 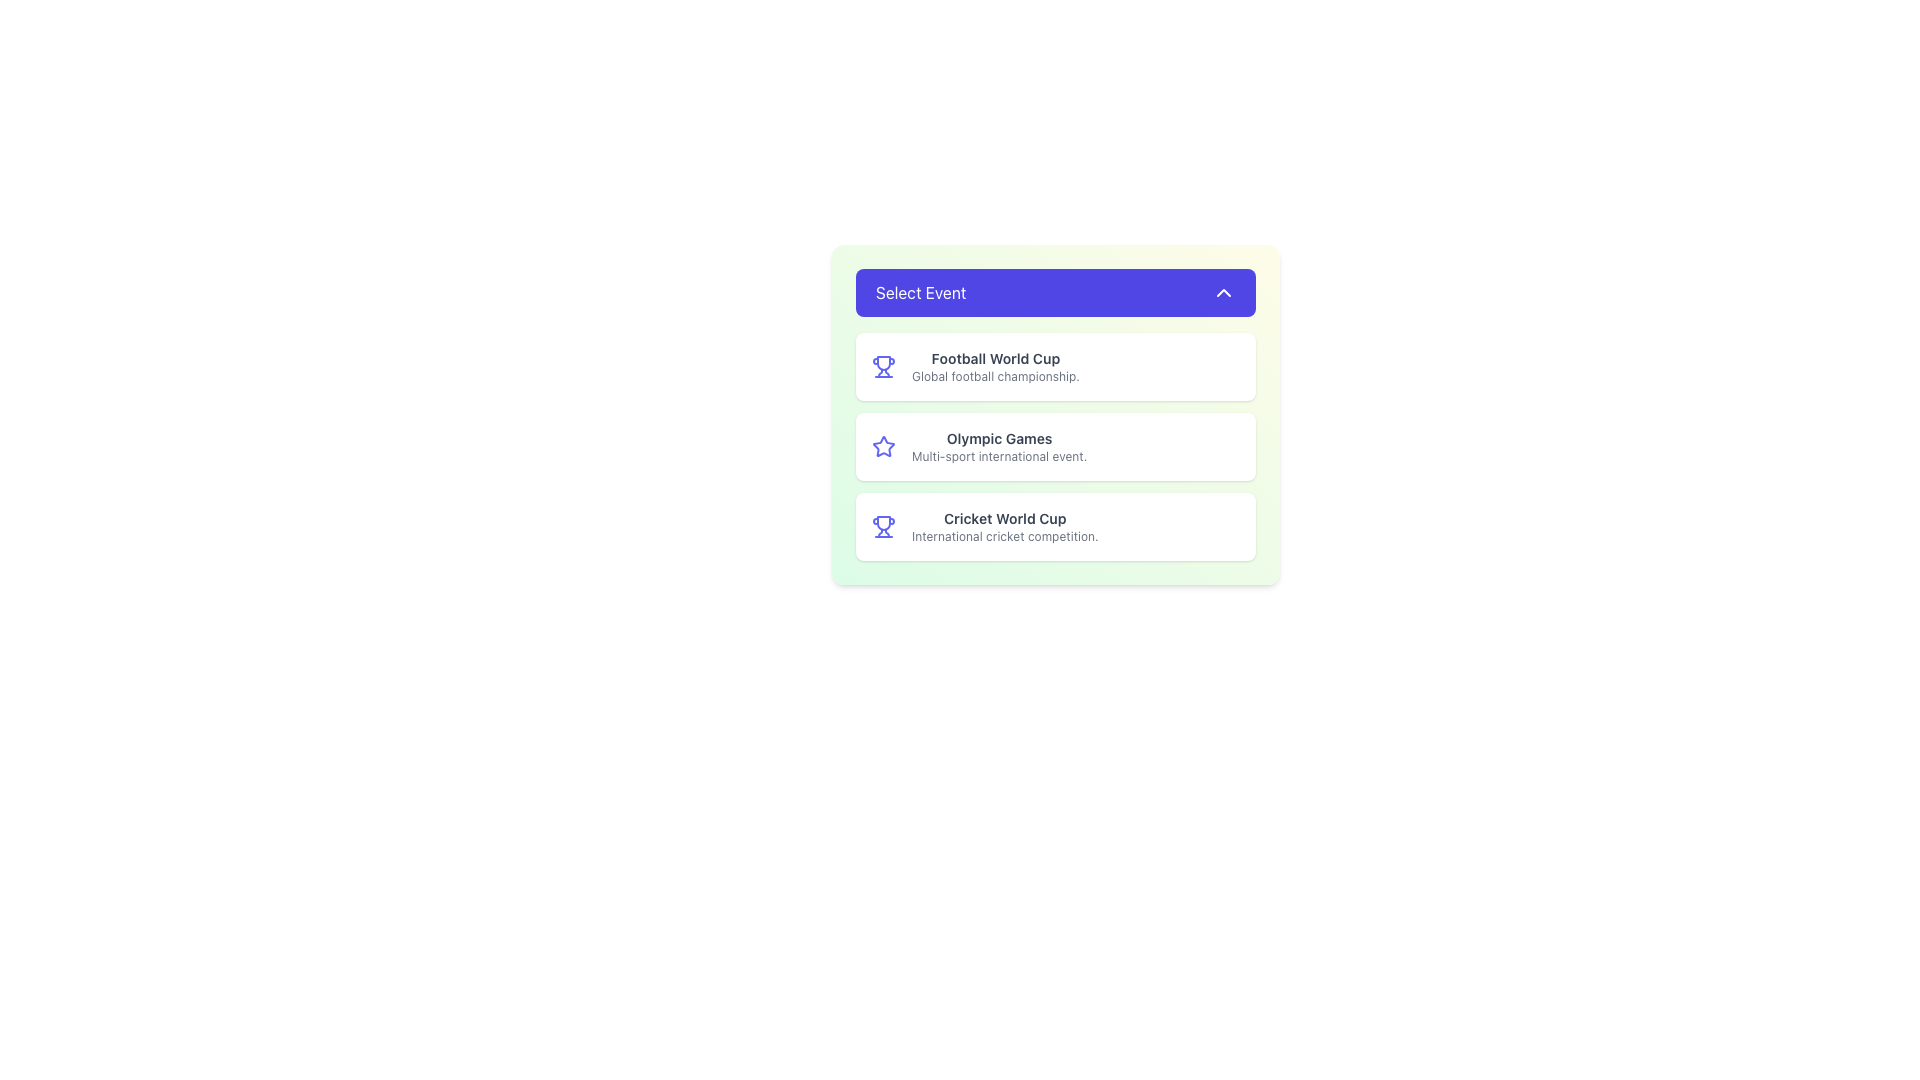 I want to click on the 'Olympic Games' text label, which is styled with a small bold gray font and is positioned as the main heading within a rectangular card, so click(x=999, y=438).